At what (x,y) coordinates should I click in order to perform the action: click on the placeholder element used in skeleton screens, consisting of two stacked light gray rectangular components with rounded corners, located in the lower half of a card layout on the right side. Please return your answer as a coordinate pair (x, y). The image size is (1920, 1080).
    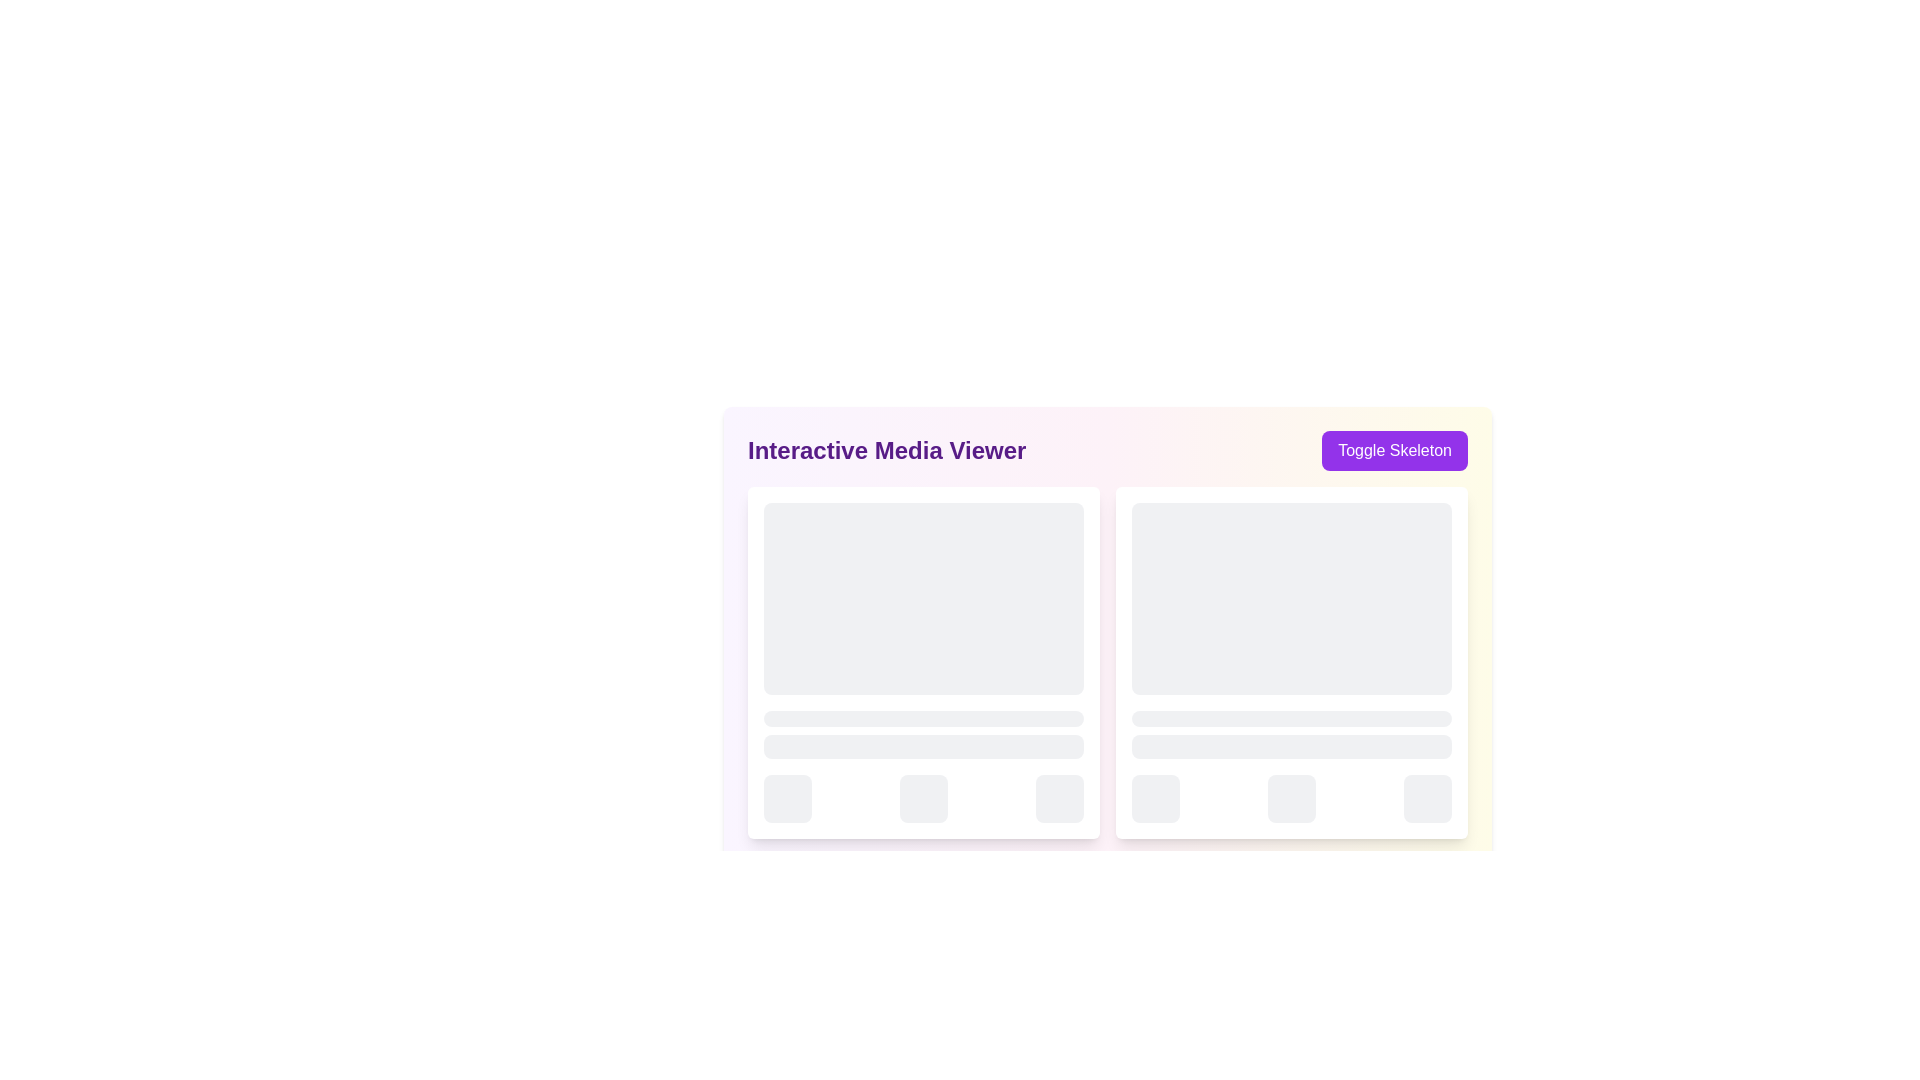
    Looking at the image, I should click on (1291, 735).